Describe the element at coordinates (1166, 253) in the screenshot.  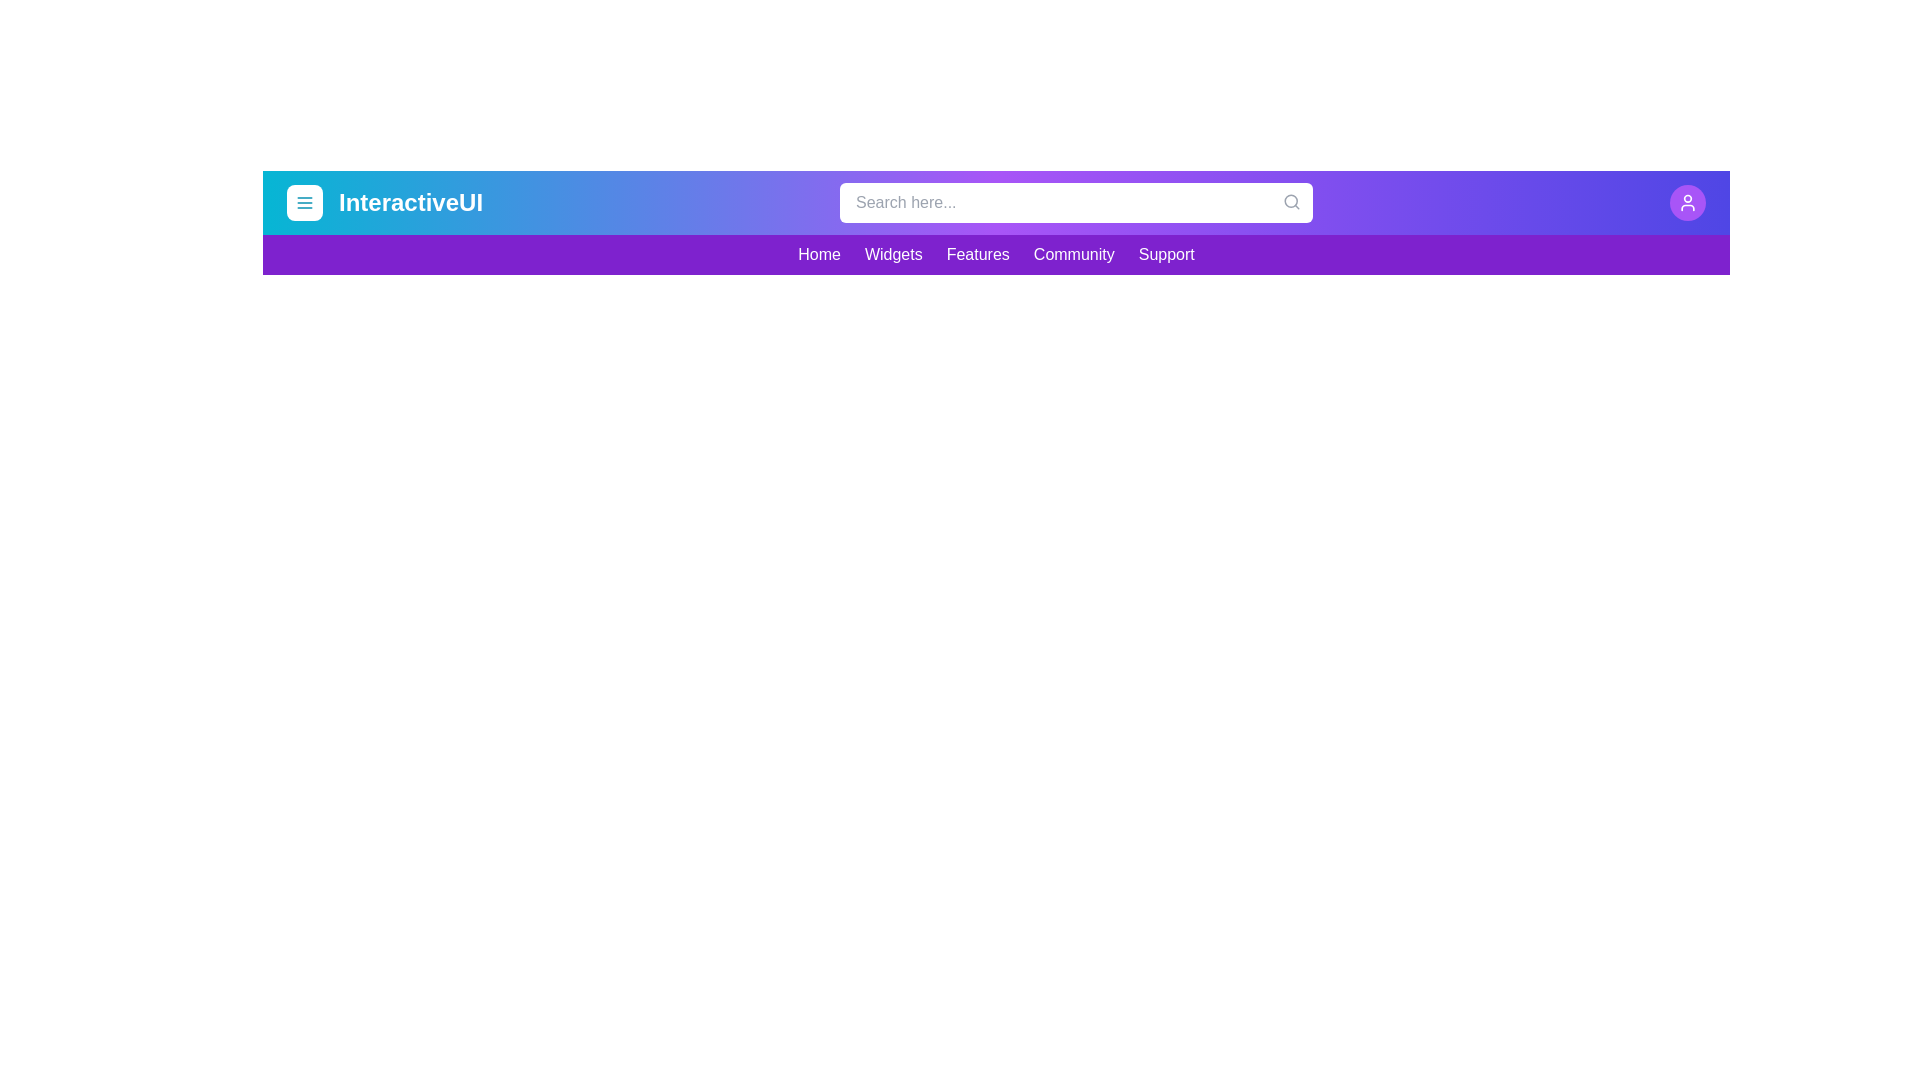
I see `the navigation link labeled Support` at that location.